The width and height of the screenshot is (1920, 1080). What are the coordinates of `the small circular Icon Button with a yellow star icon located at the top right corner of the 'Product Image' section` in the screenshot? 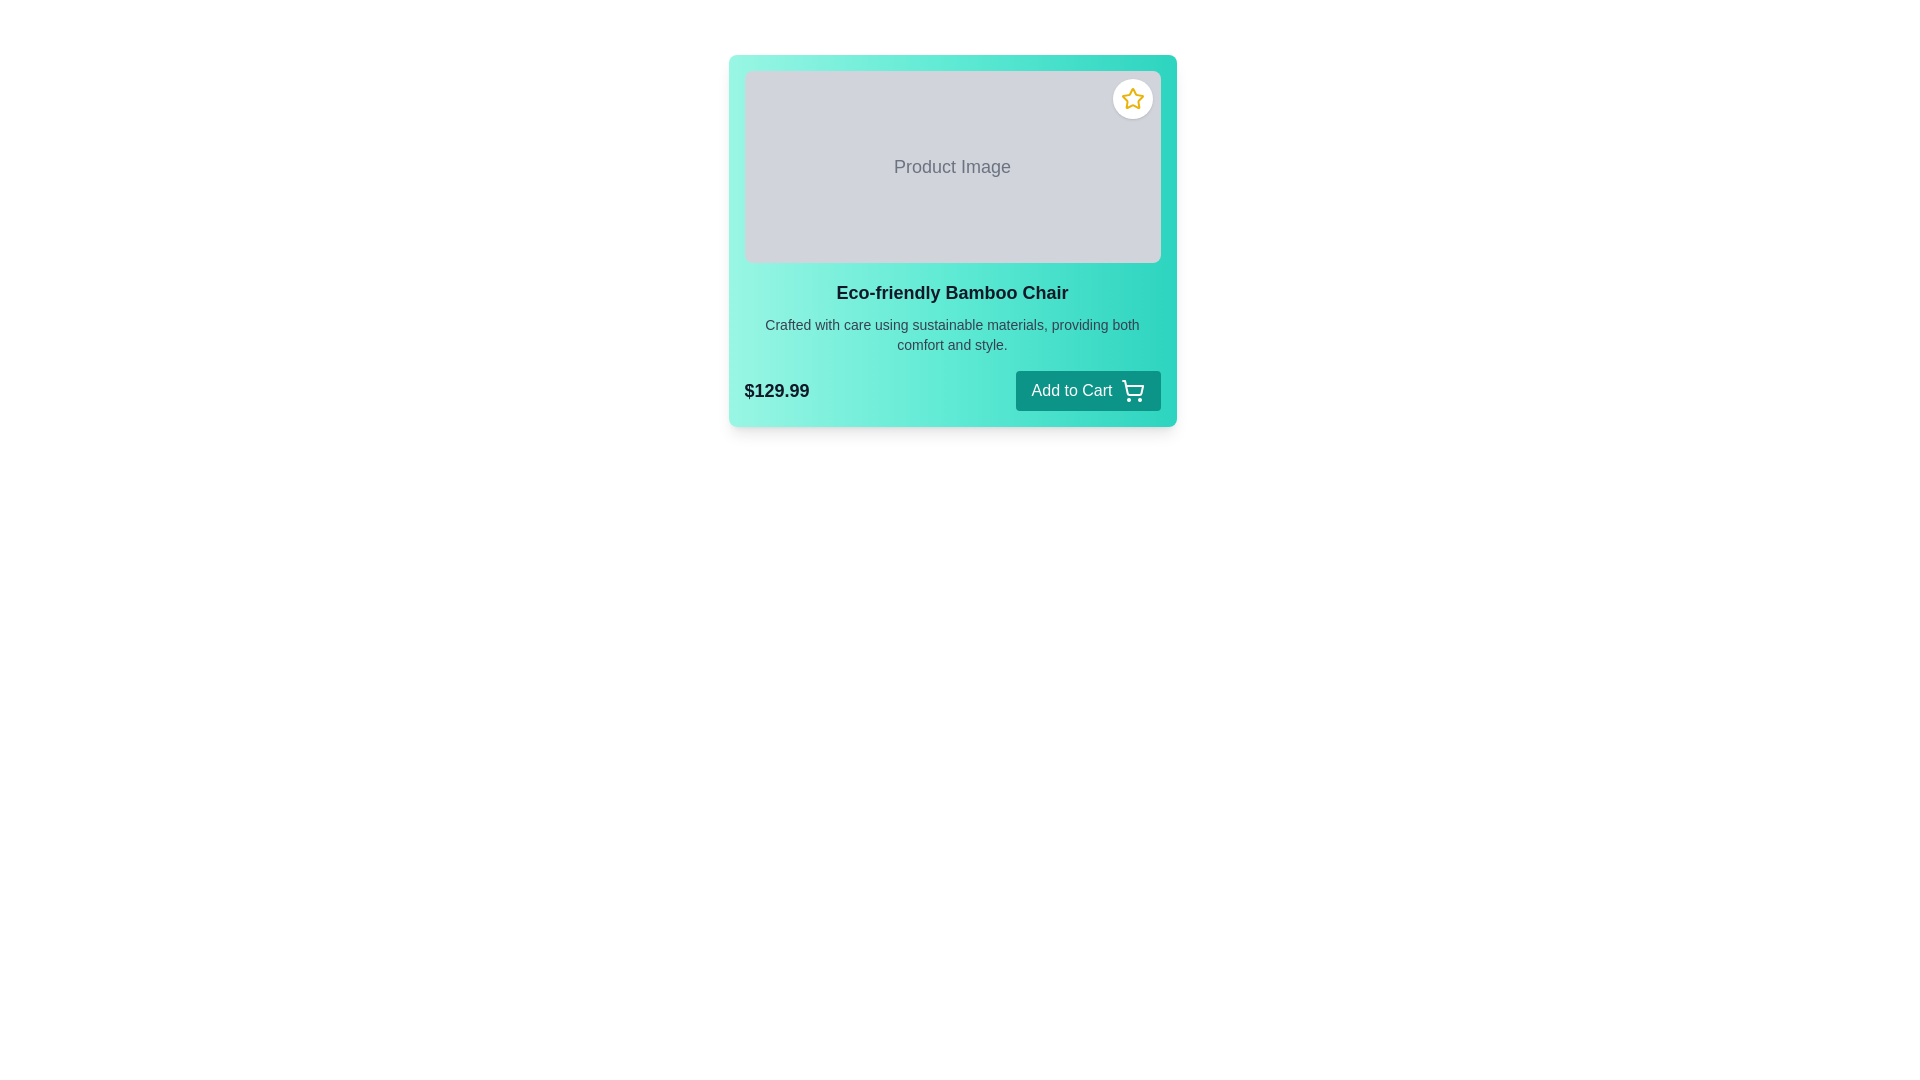 It's located at (1132, 99).